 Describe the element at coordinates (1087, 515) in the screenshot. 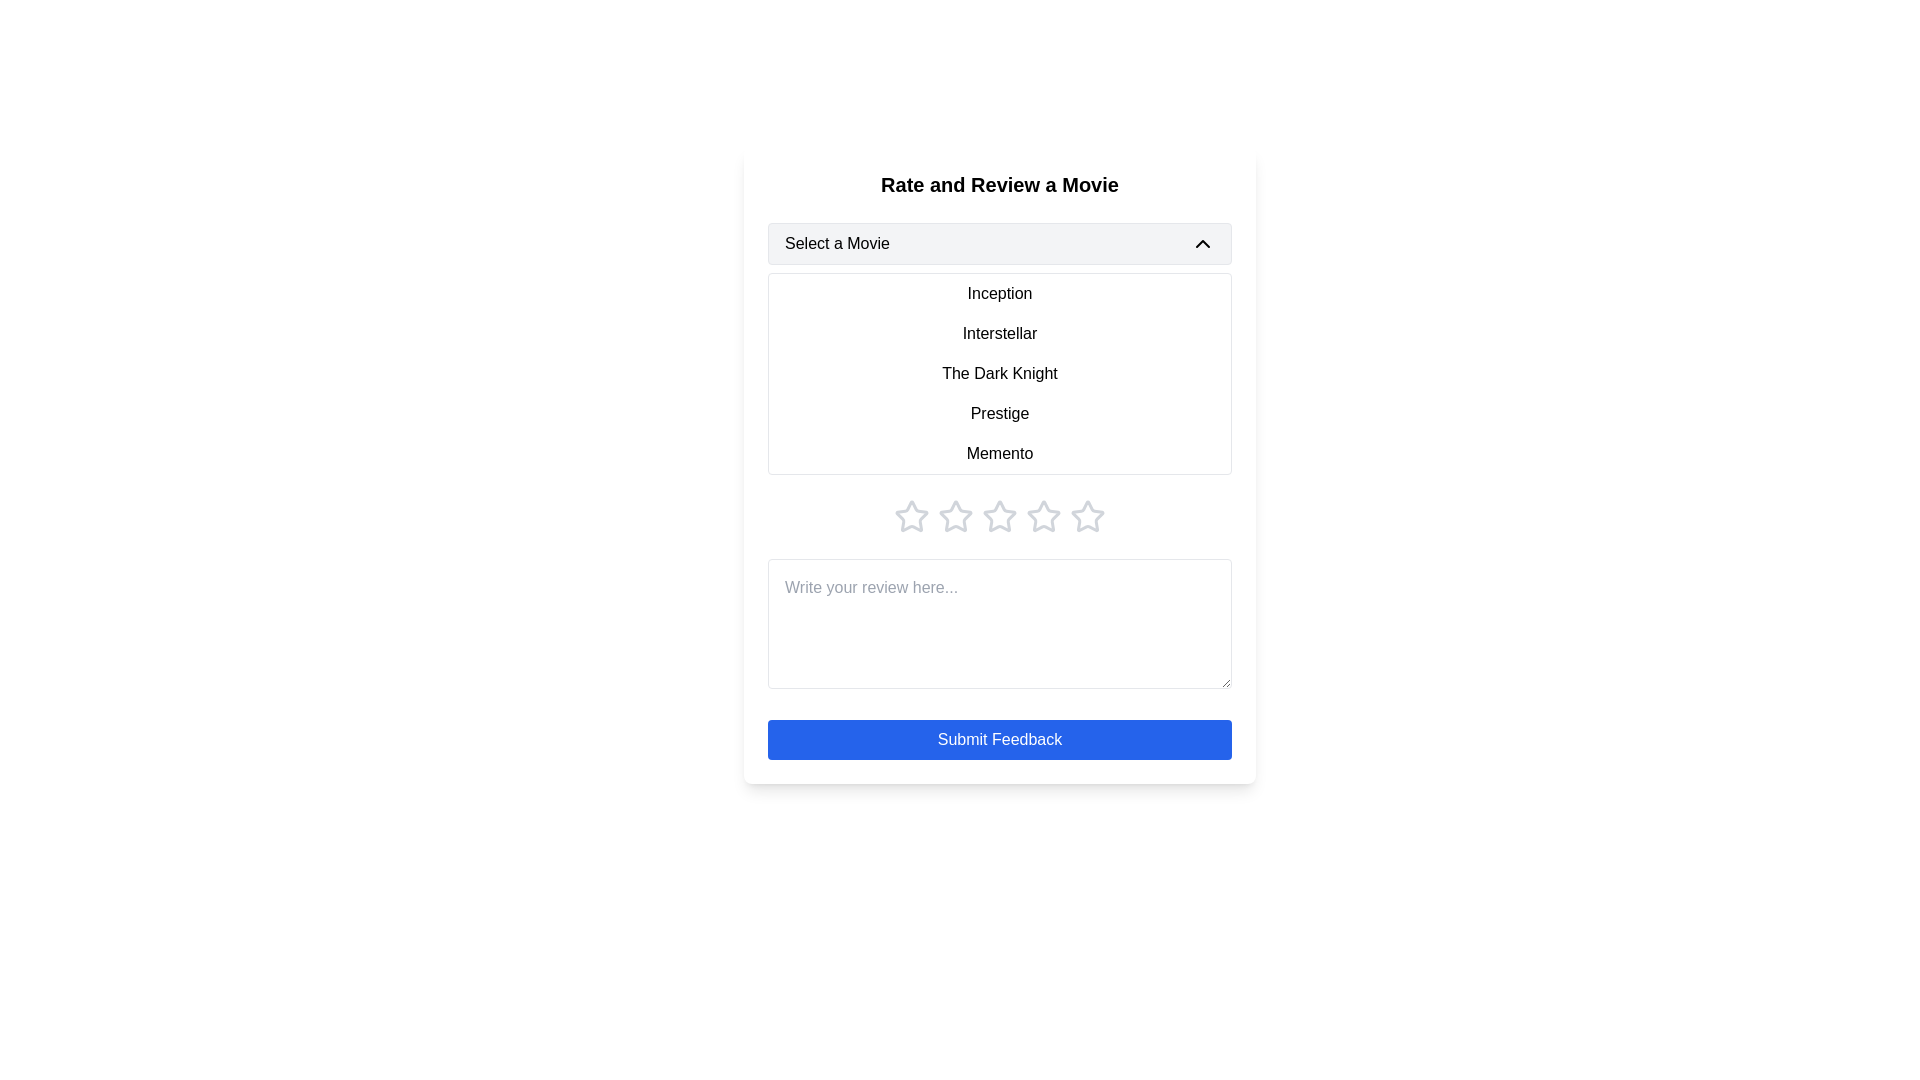

I see `the fifth star-shaped rating icon` at that location.